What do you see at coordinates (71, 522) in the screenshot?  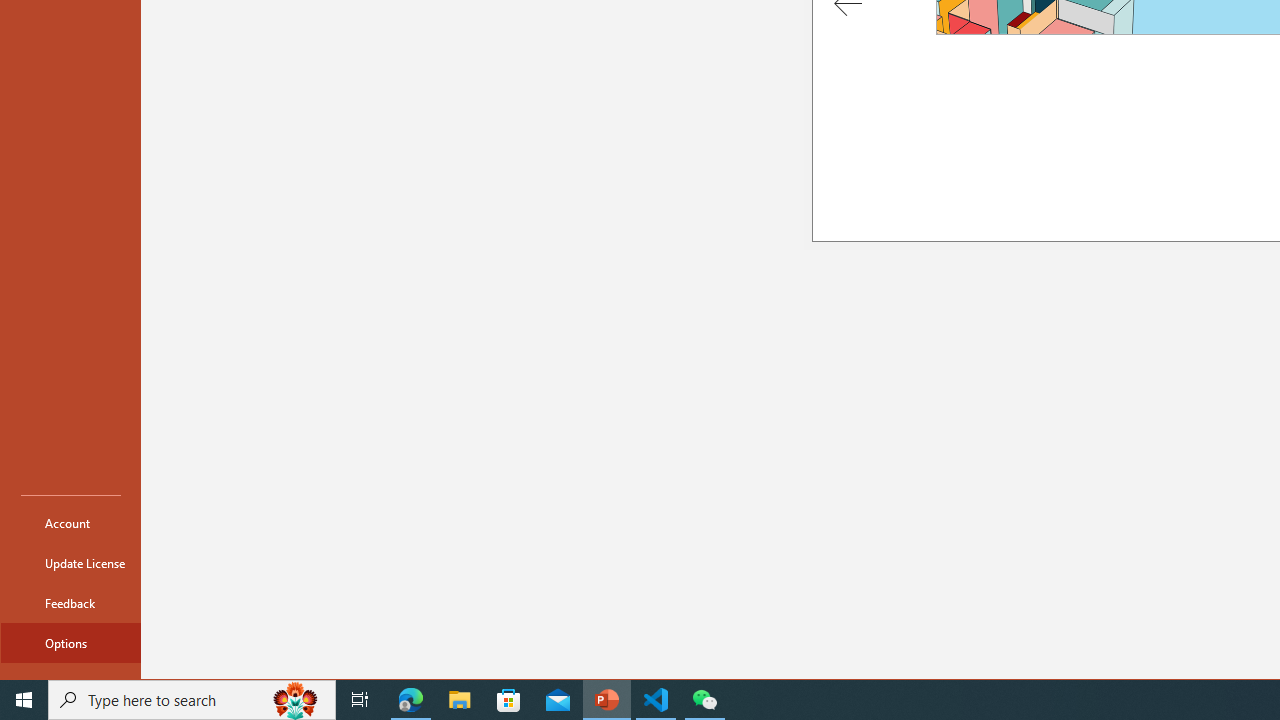 I see `'Account'` at bounding box center [71, 522].